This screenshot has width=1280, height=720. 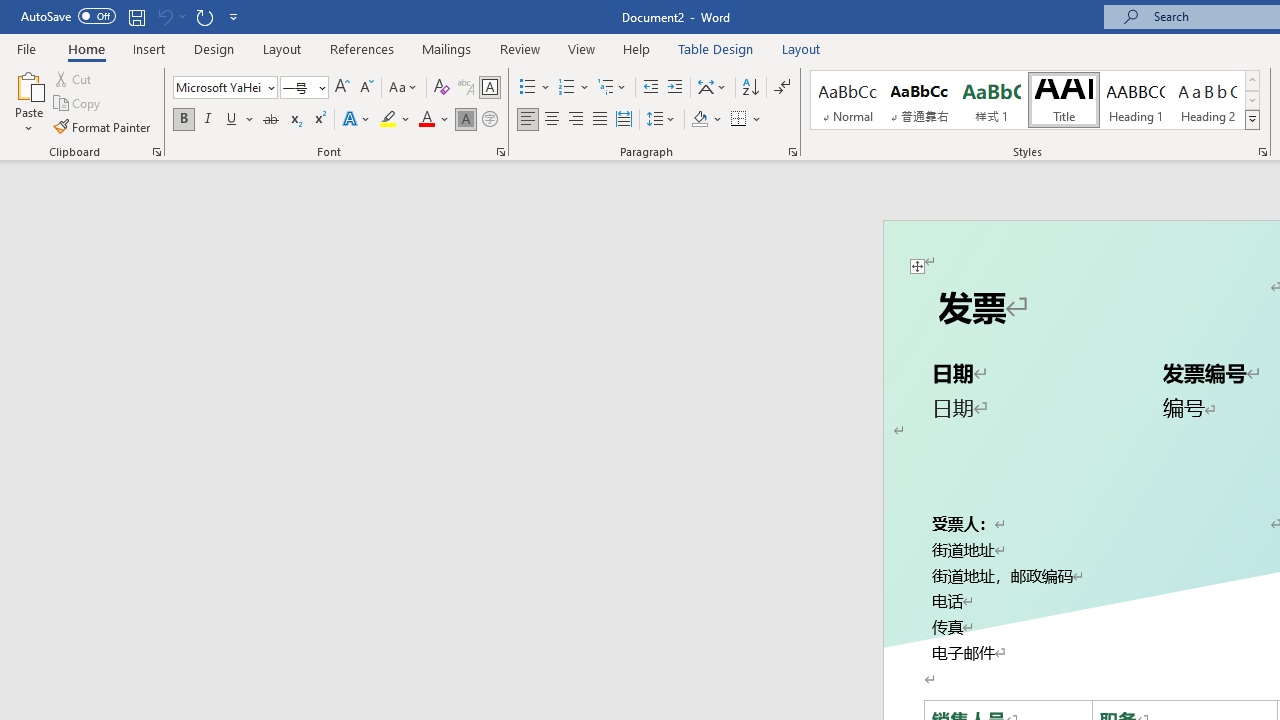 I want to click on 'Font Size', so click(x=303, y=86).